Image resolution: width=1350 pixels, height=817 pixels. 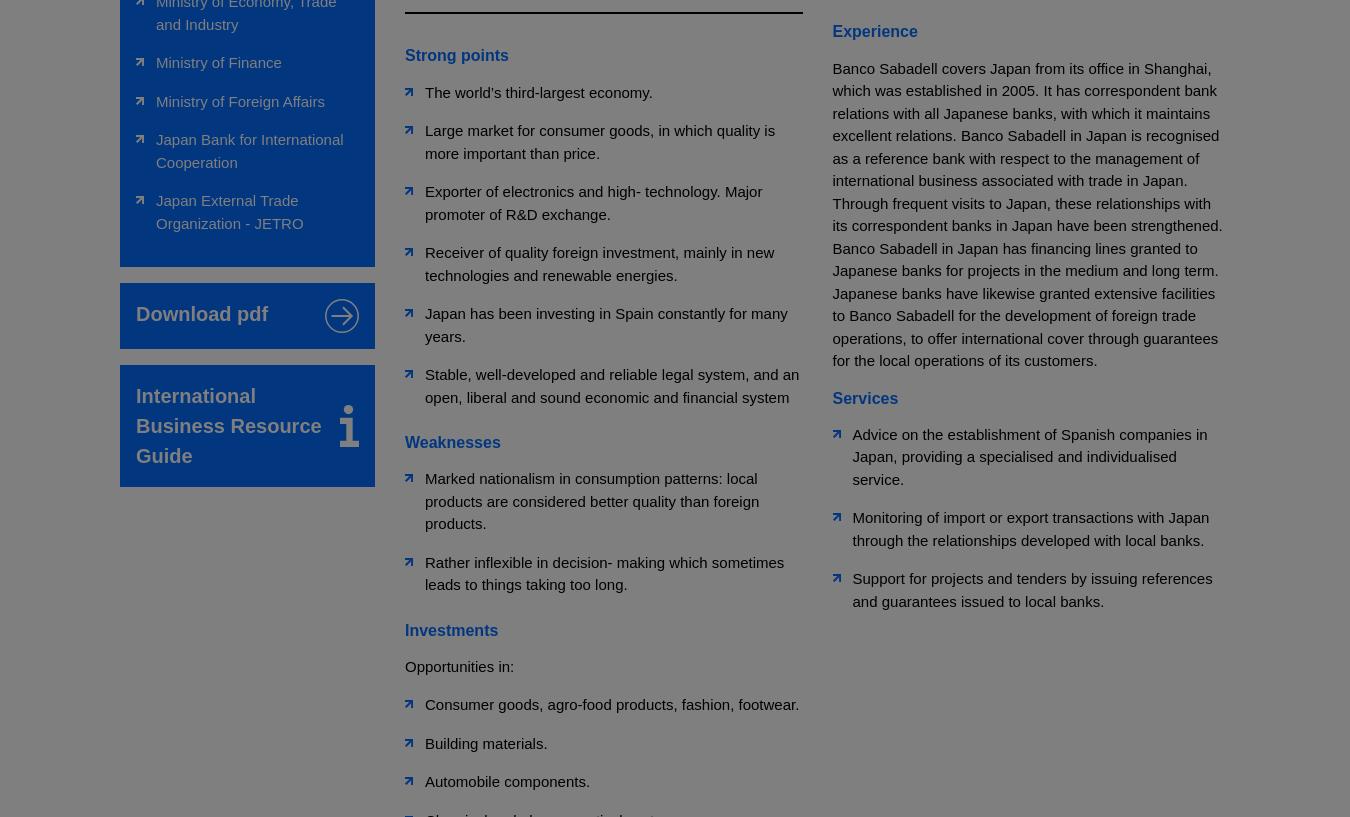 I want to click on 'Ministry of Finance', so click(x=218, y=61).